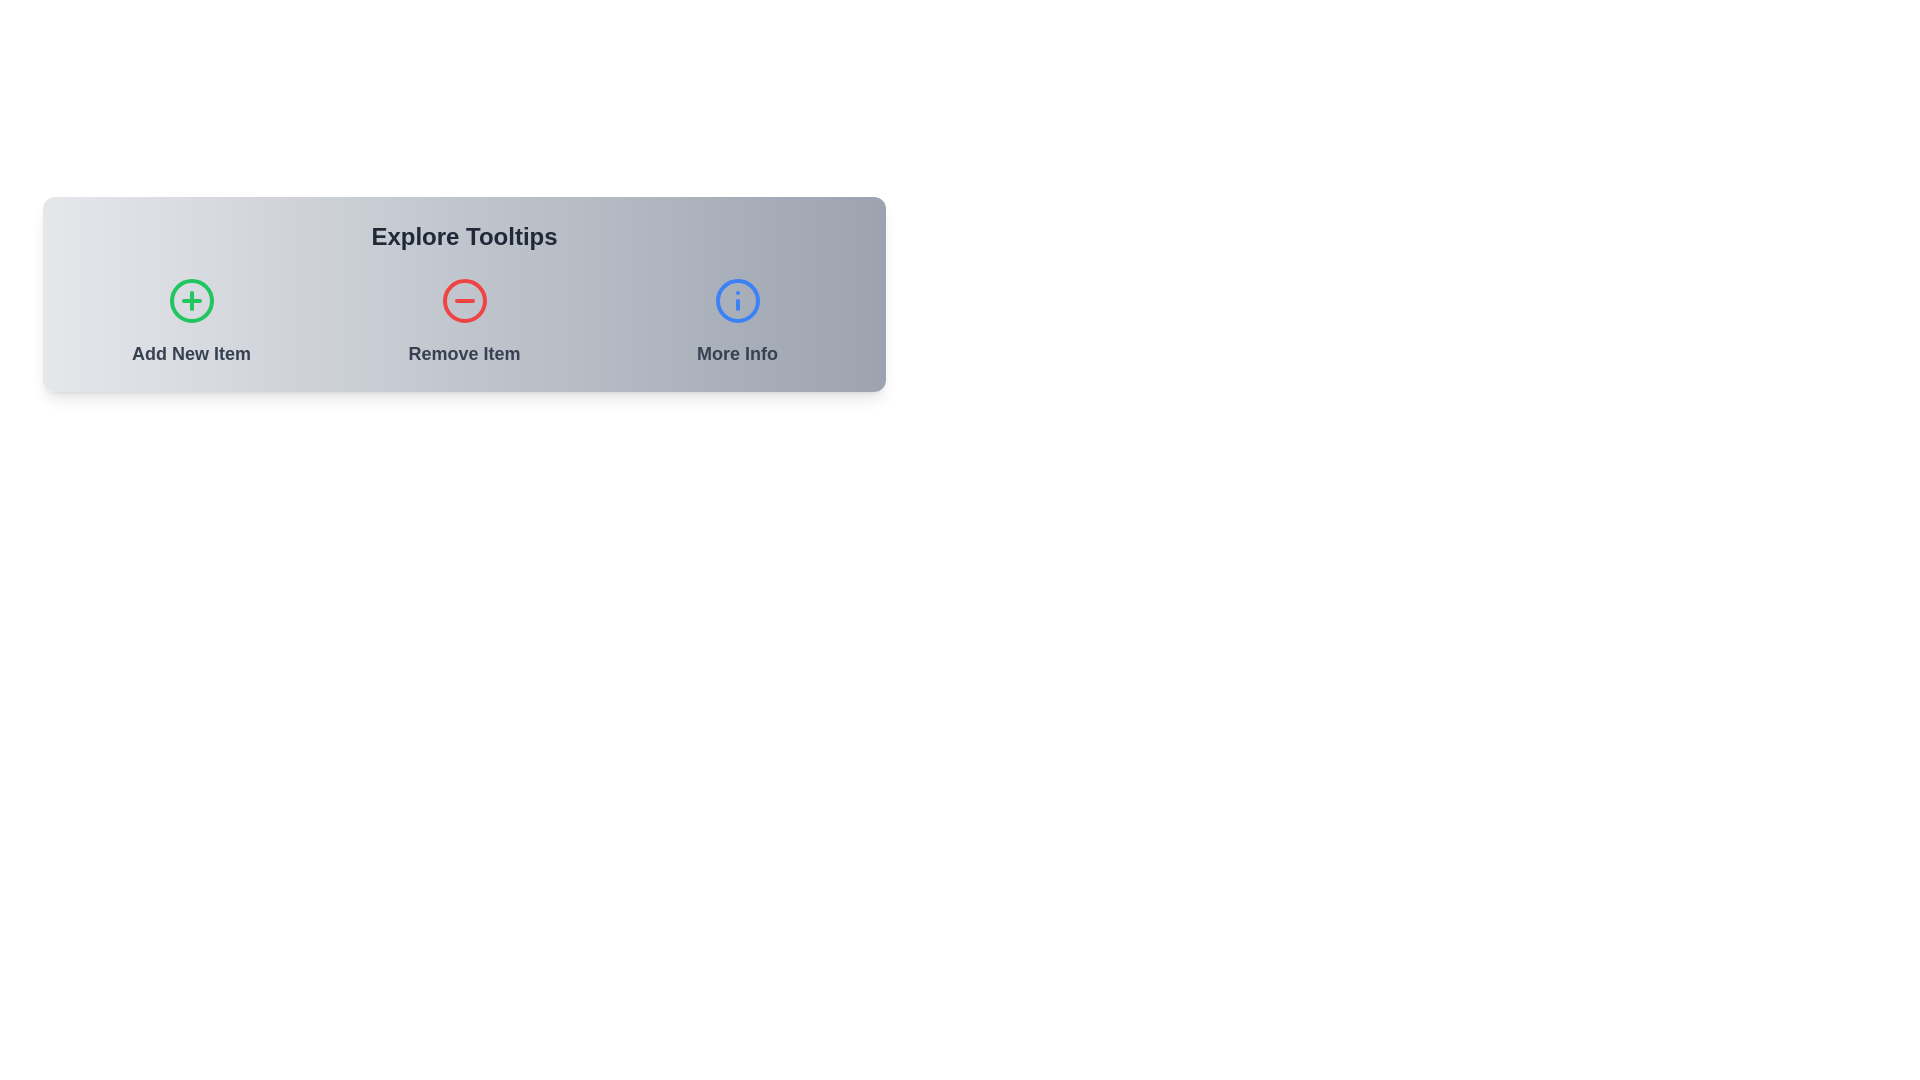  What do you see at coordinates (191, 353) in the screenshot?
I see `the 'Add New Item' text label element, which is styled prominently and located below a green circle icon with a plus sign` at bounding box center [191, 353].